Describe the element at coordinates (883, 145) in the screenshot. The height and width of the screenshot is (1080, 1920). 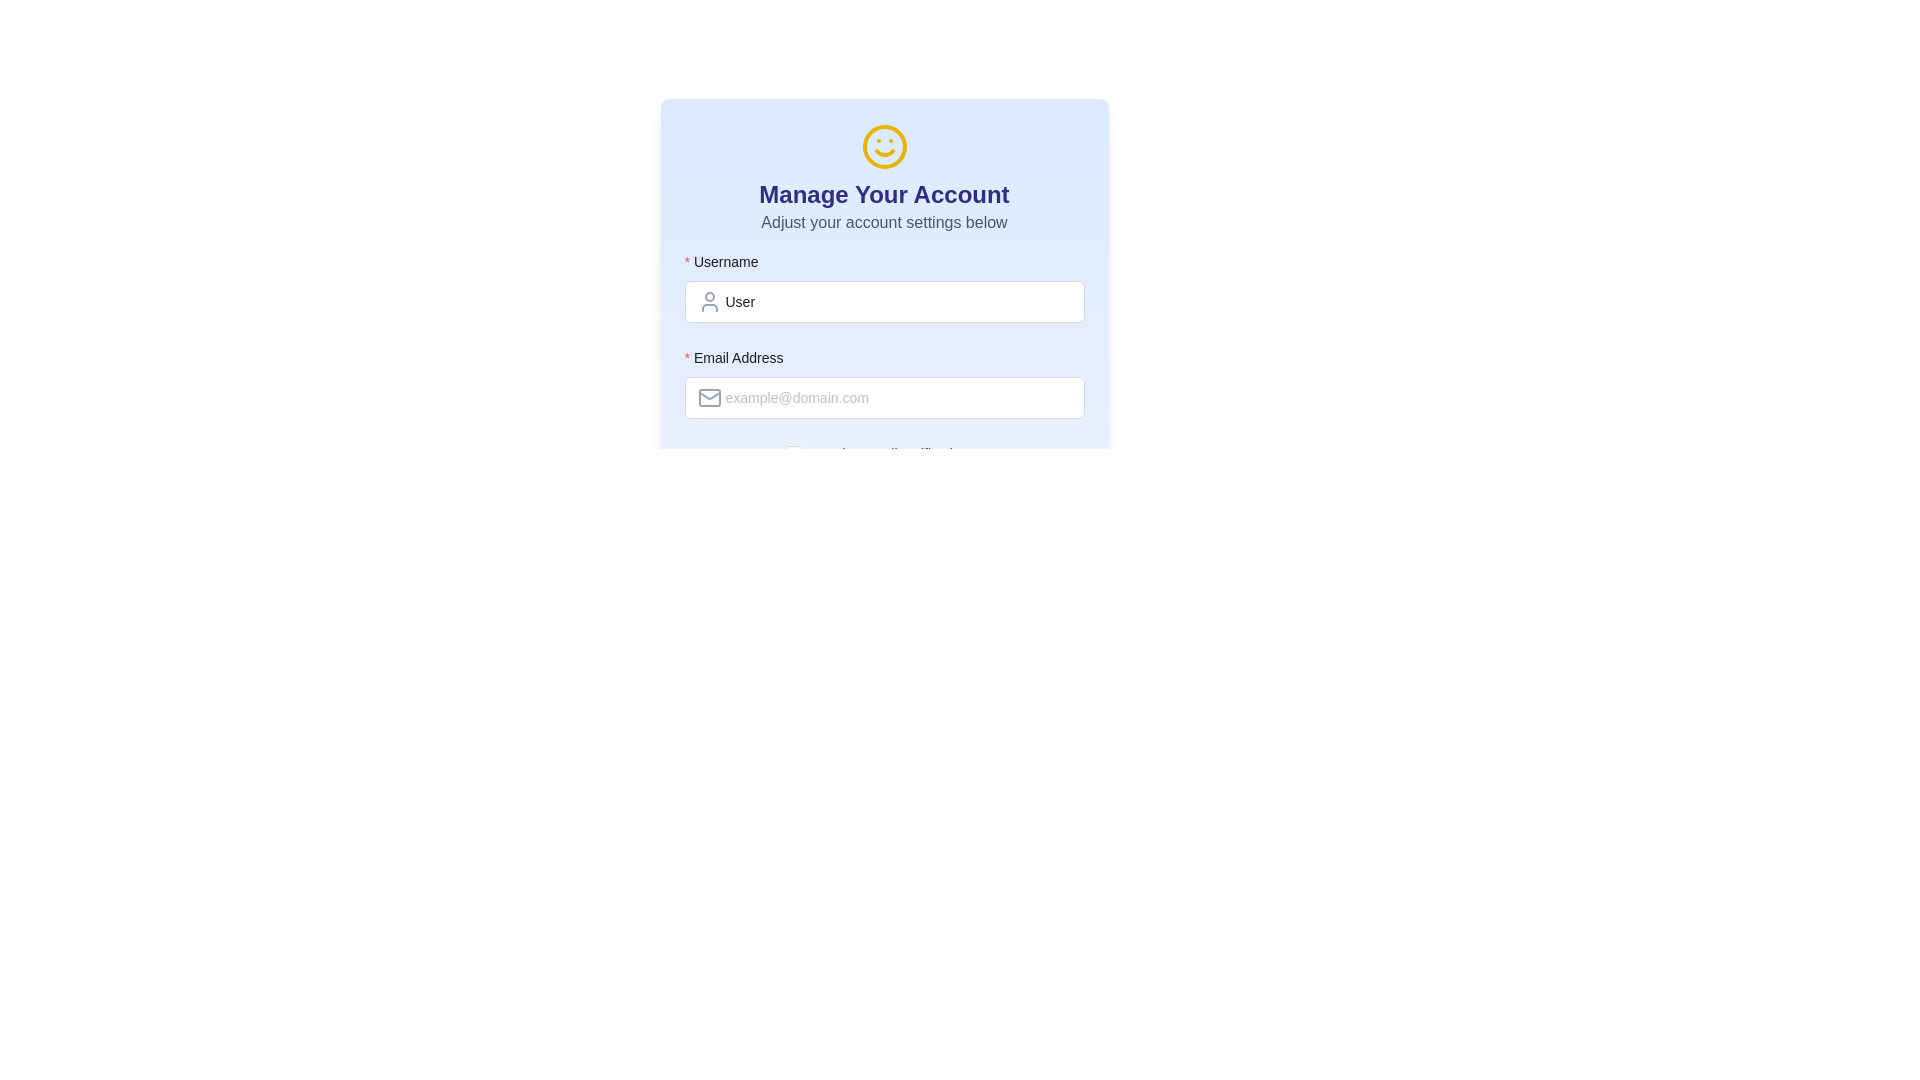
I see `the decorative icon that conveys a positive message, located above the 'Manage Your Account' heading in the account management interface` at that location.